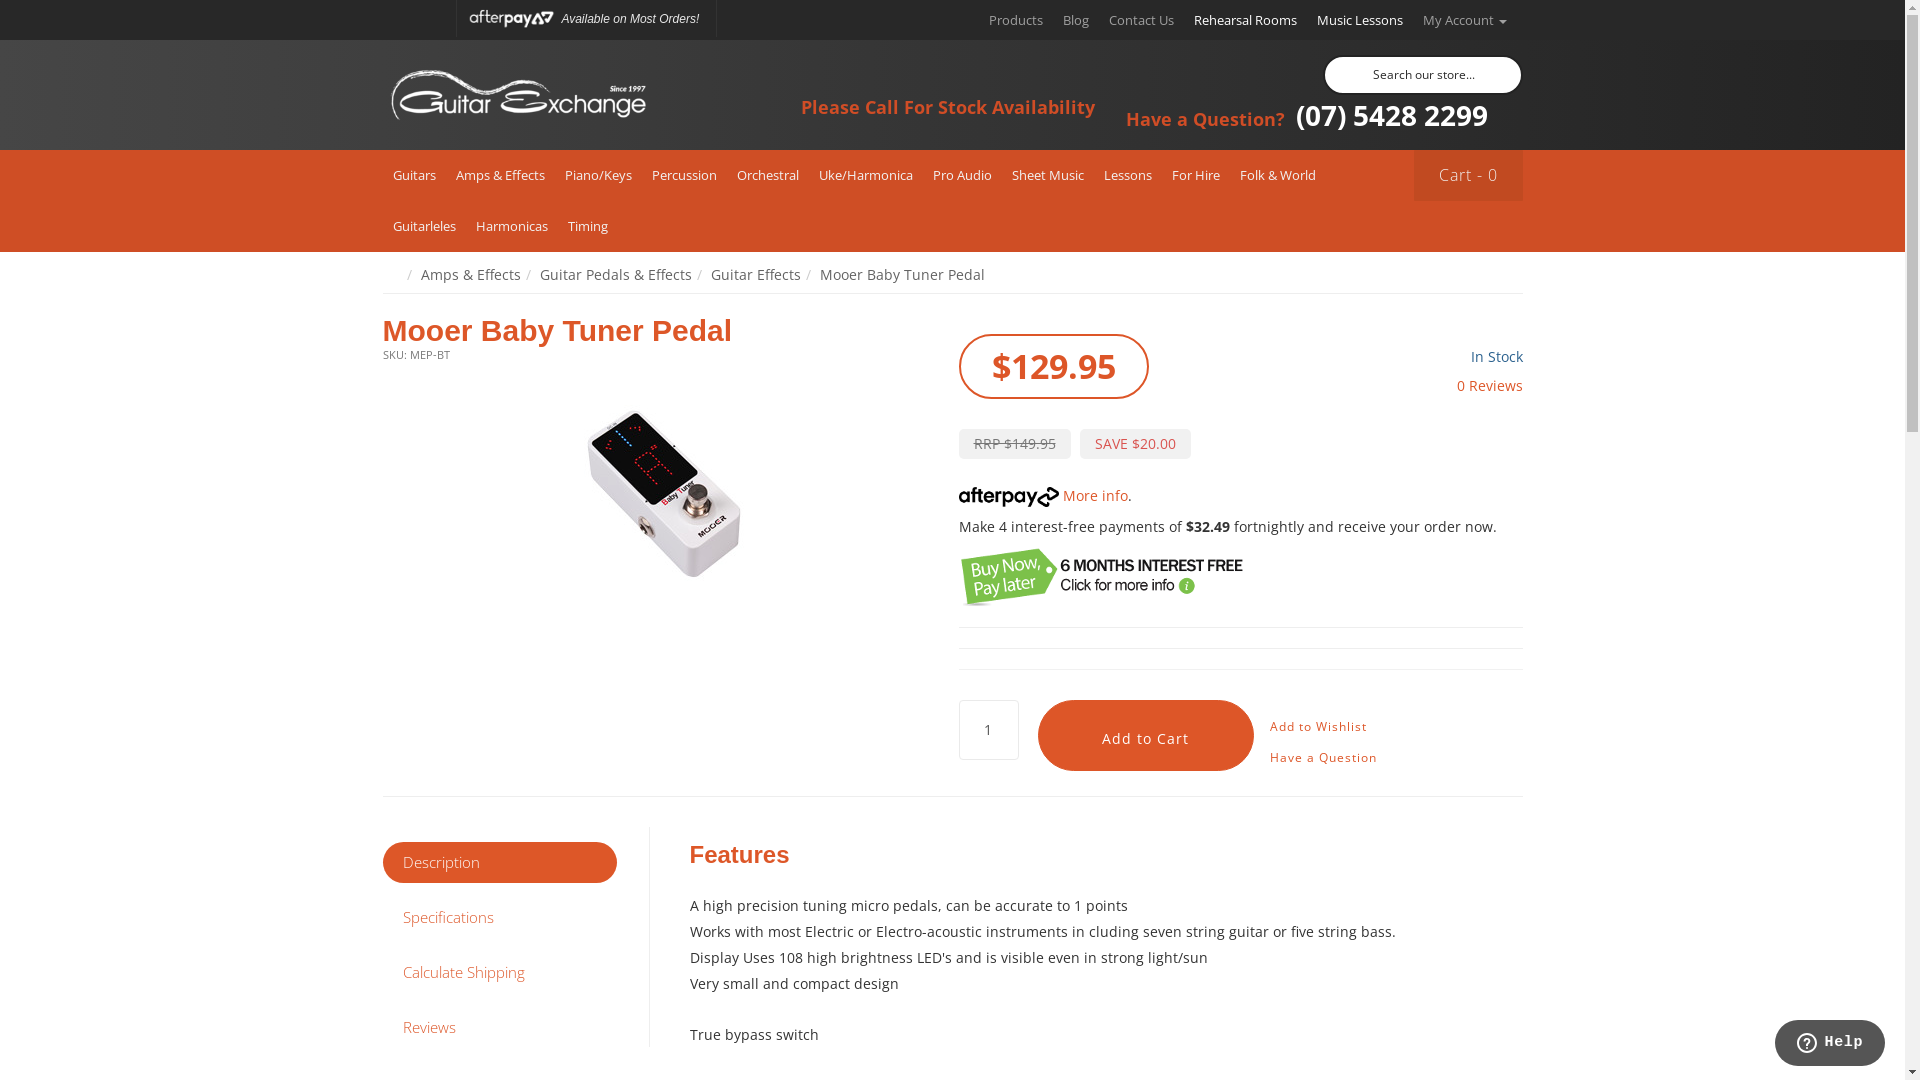  Describe the element at coordinates (684, 174) in the screenshot. I see `'Percussion'` at that location.